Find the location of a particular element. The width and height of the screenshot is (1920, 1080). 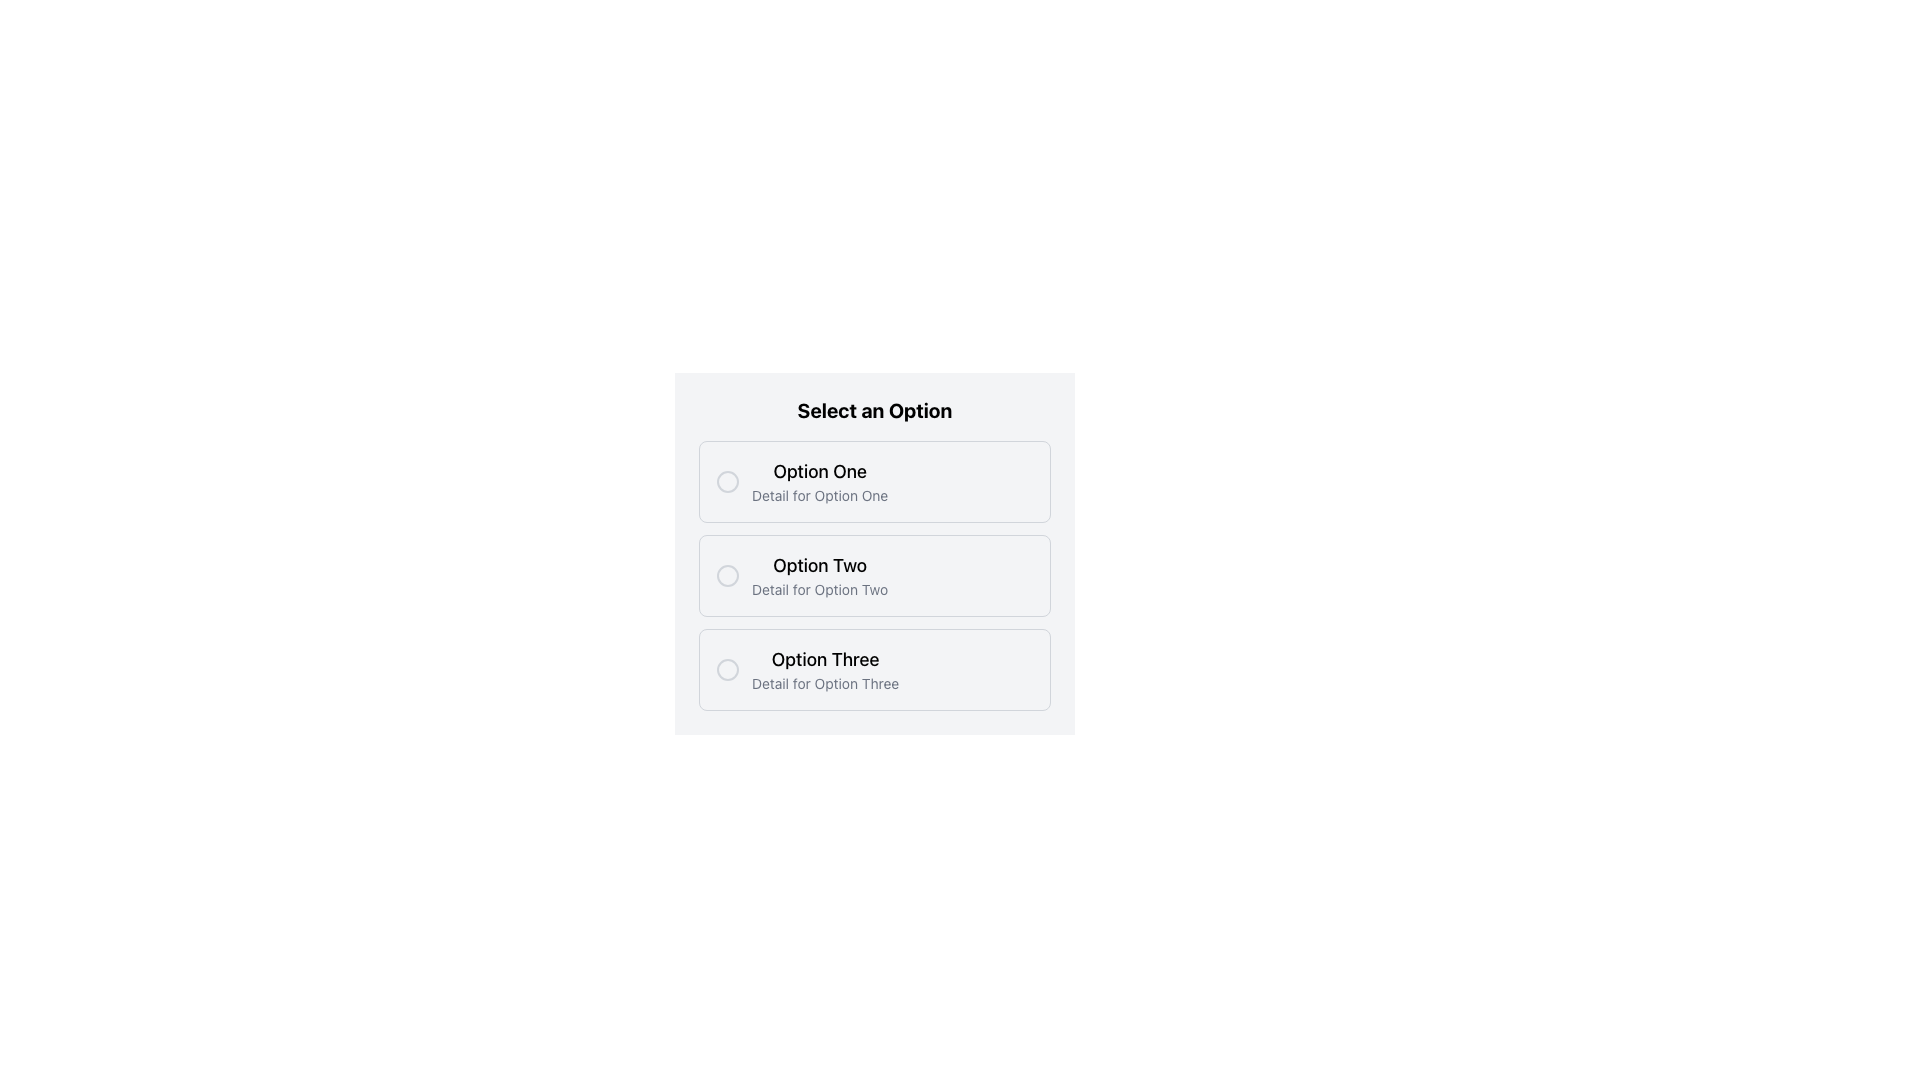

the first radio button located to the left of 'Option One' is located at coordinates (727, 482).